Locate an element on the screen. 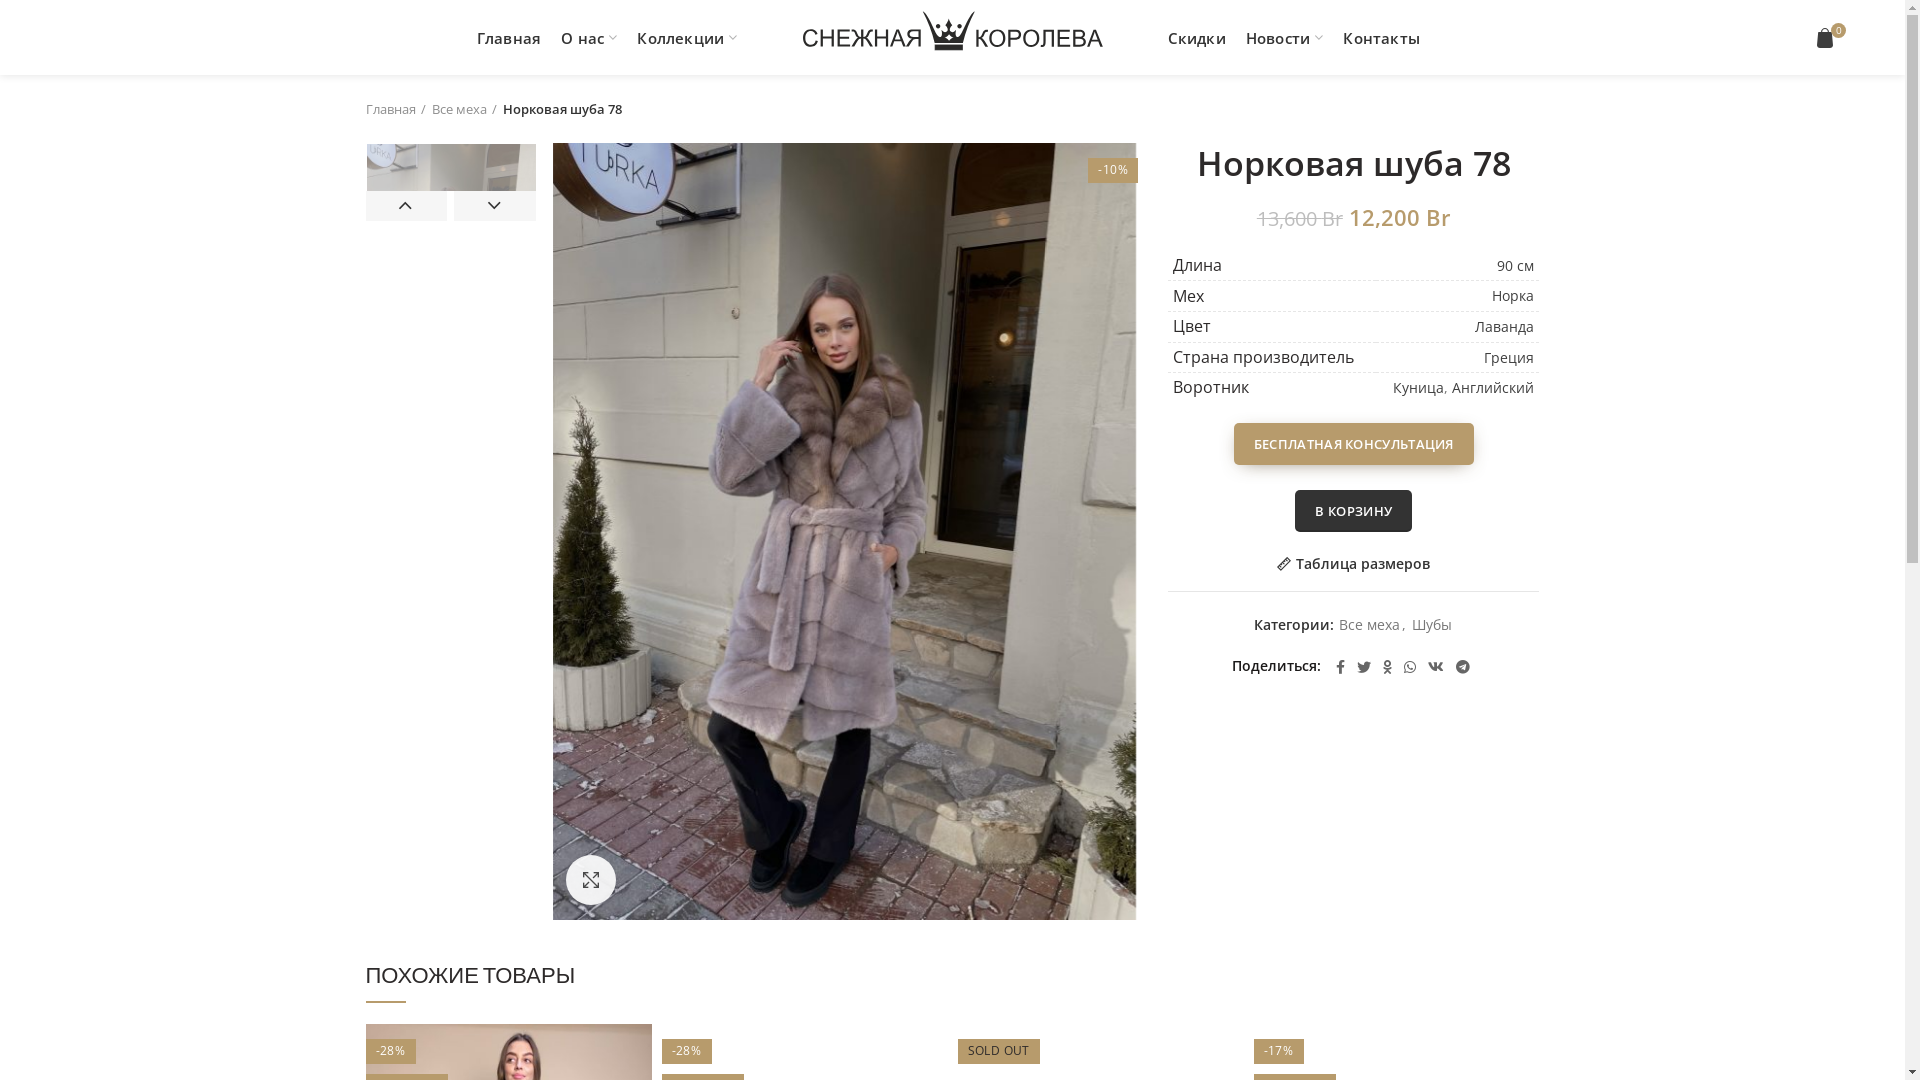 This screenshot has height=1080, width=1920. 'Telegram' is located at coordinates (1463, 667).